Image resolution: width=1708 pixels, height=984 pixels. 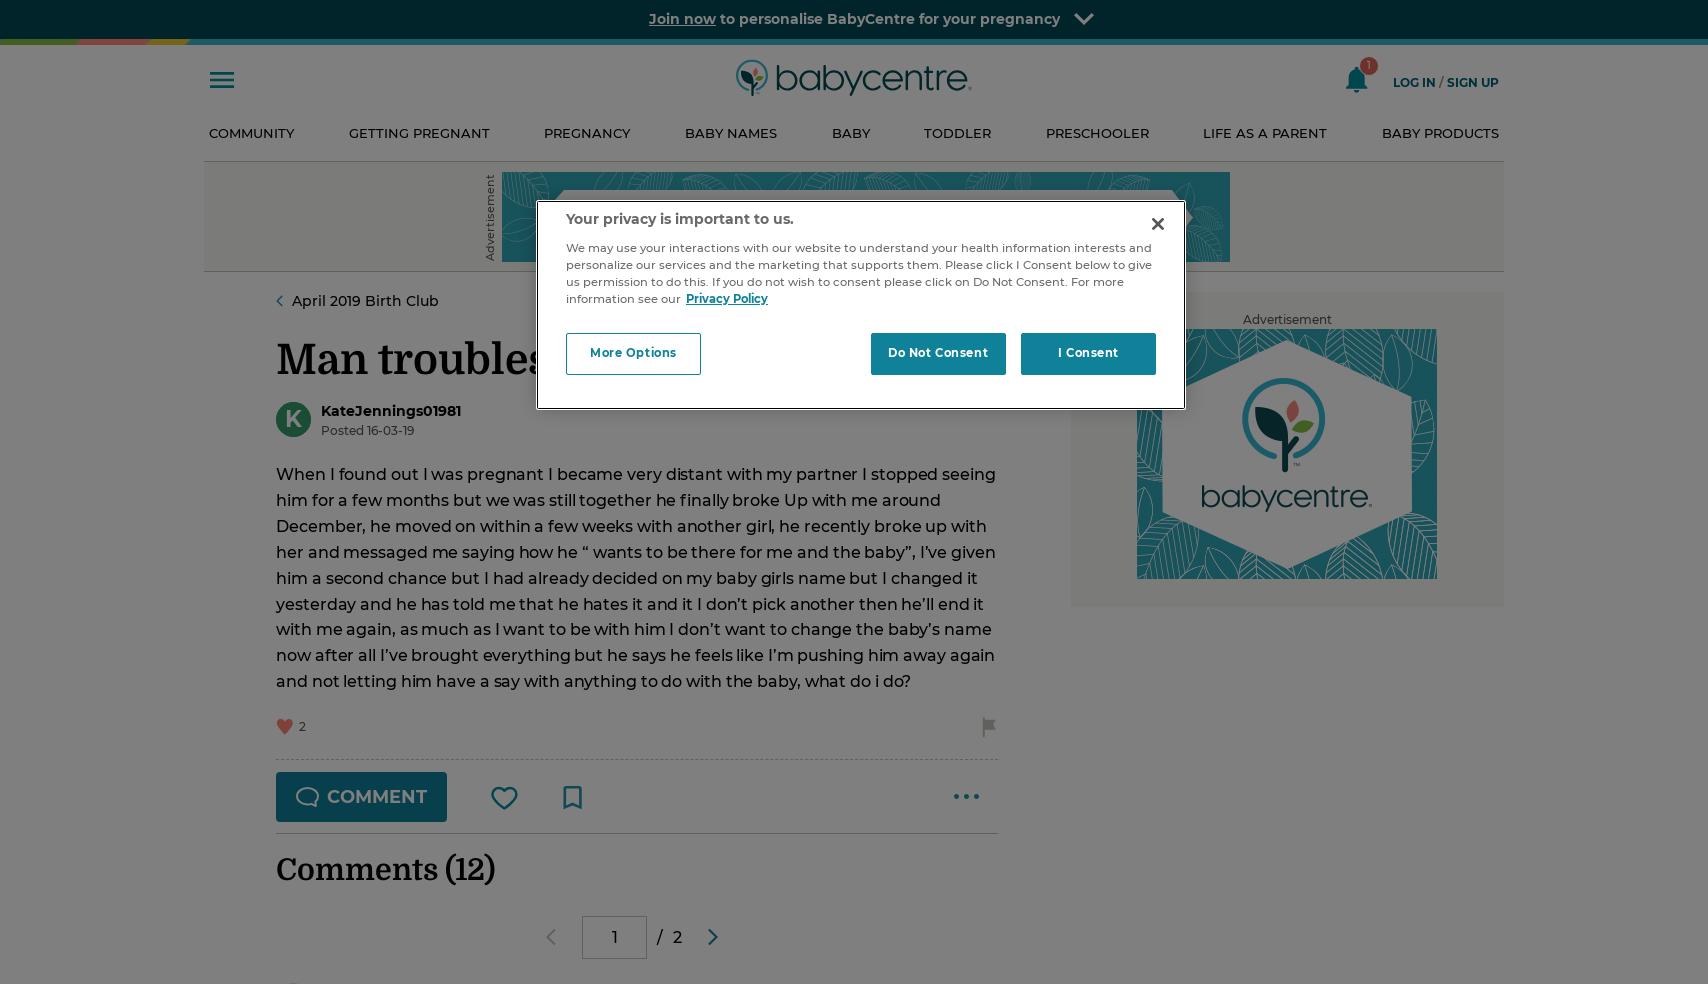 What do you see at coordinates (943, 17) in the screenshot?
I see `'BabyCentre for your pregnancy'` at bounding box center [943, 17].